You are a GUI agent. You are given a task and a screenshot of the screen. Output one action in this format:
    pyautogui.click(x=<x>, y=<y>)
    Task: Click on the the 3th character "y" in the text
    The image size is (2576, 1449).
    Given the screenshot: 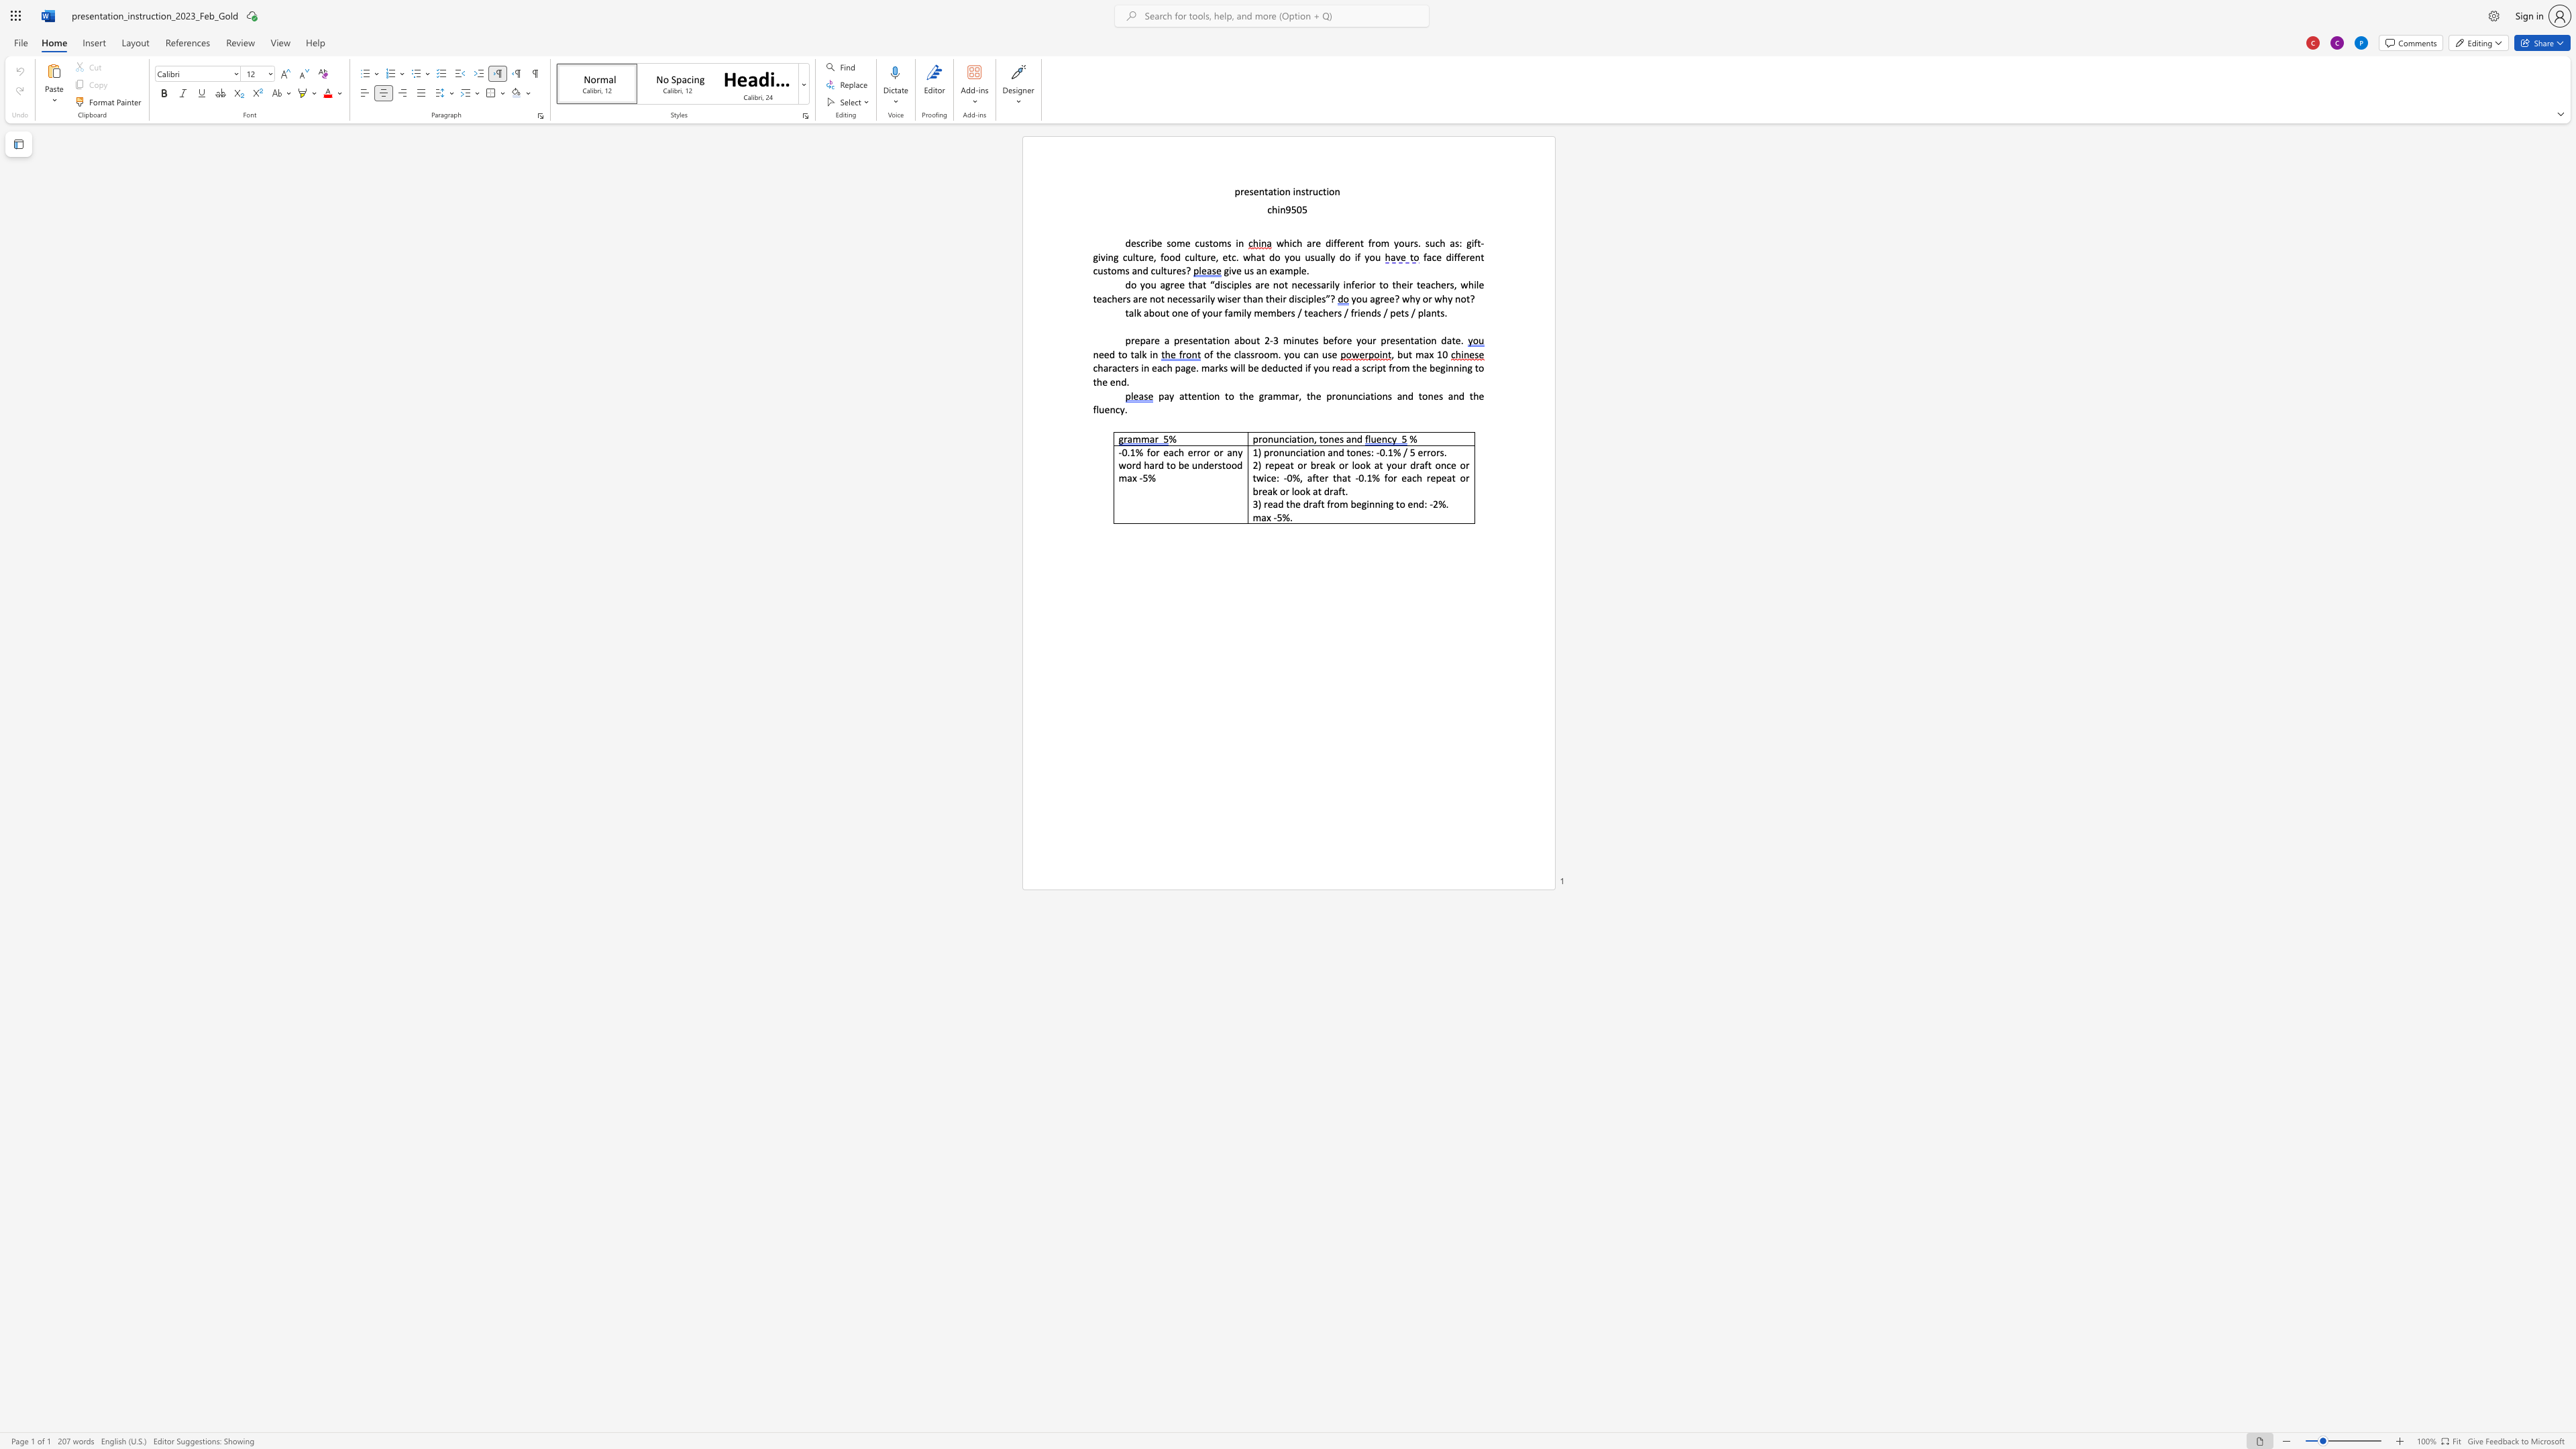 What is the action you would take?
    pyautogui.click(x=1365, y=256)
    